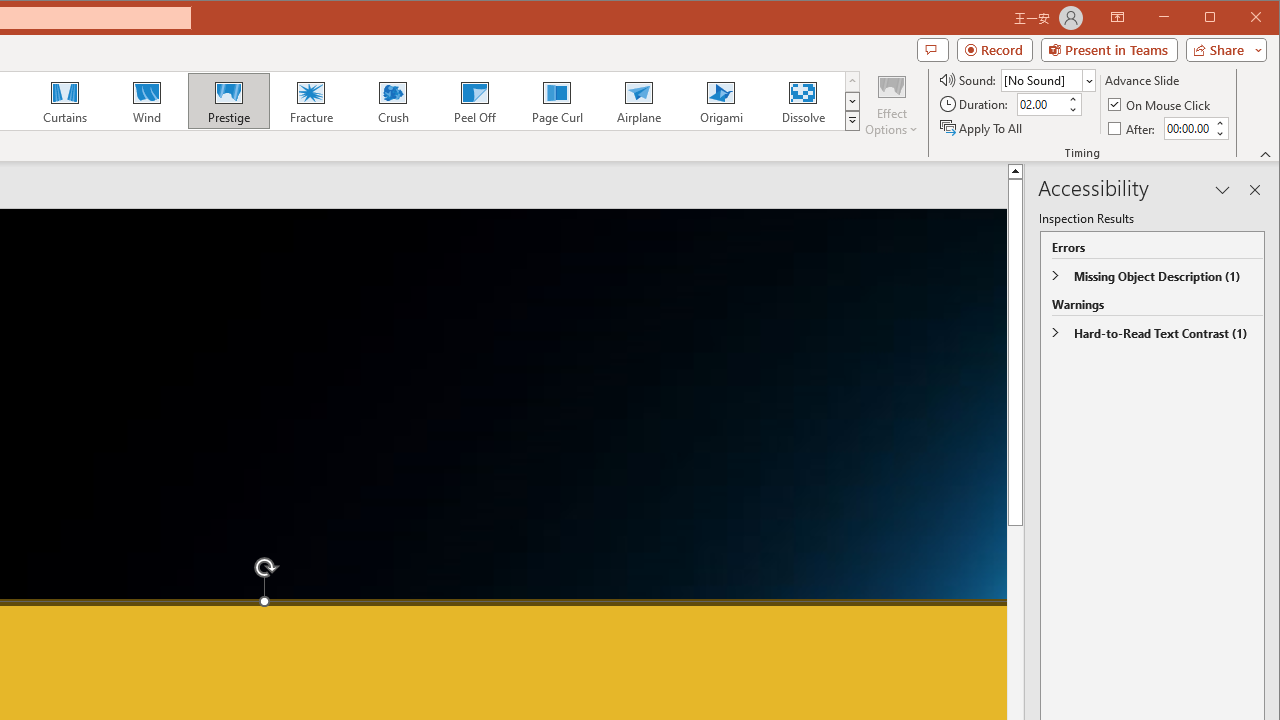 The height and width of the screenshot is (720, 1280). What do you see at coordinates (310, 100) in the screenshot?
I see `'Fracture'` at bounding box center [310, 100].